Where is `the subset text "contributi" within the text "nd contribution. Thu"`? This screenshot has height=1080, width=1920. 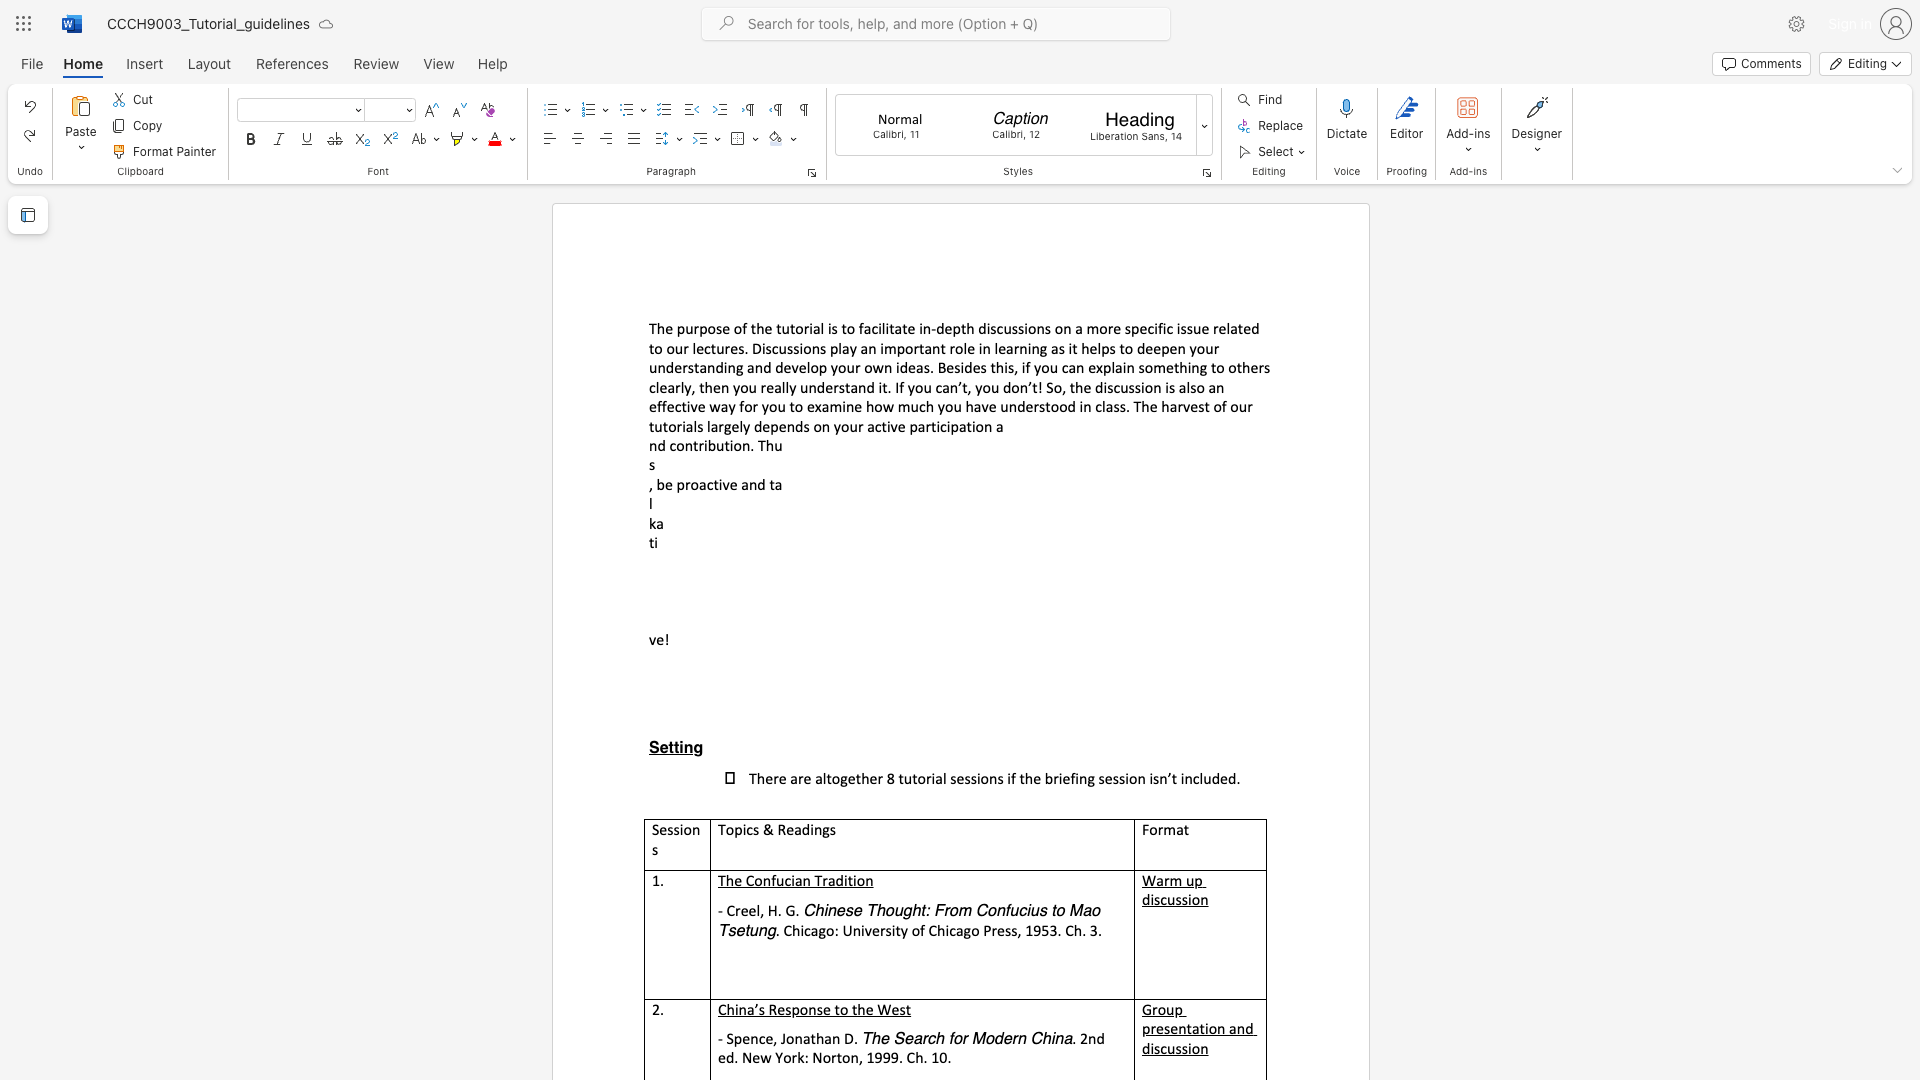
the subset text "contributi" within the text "nd contribution. Thu" is located at coordinates (669, 444).